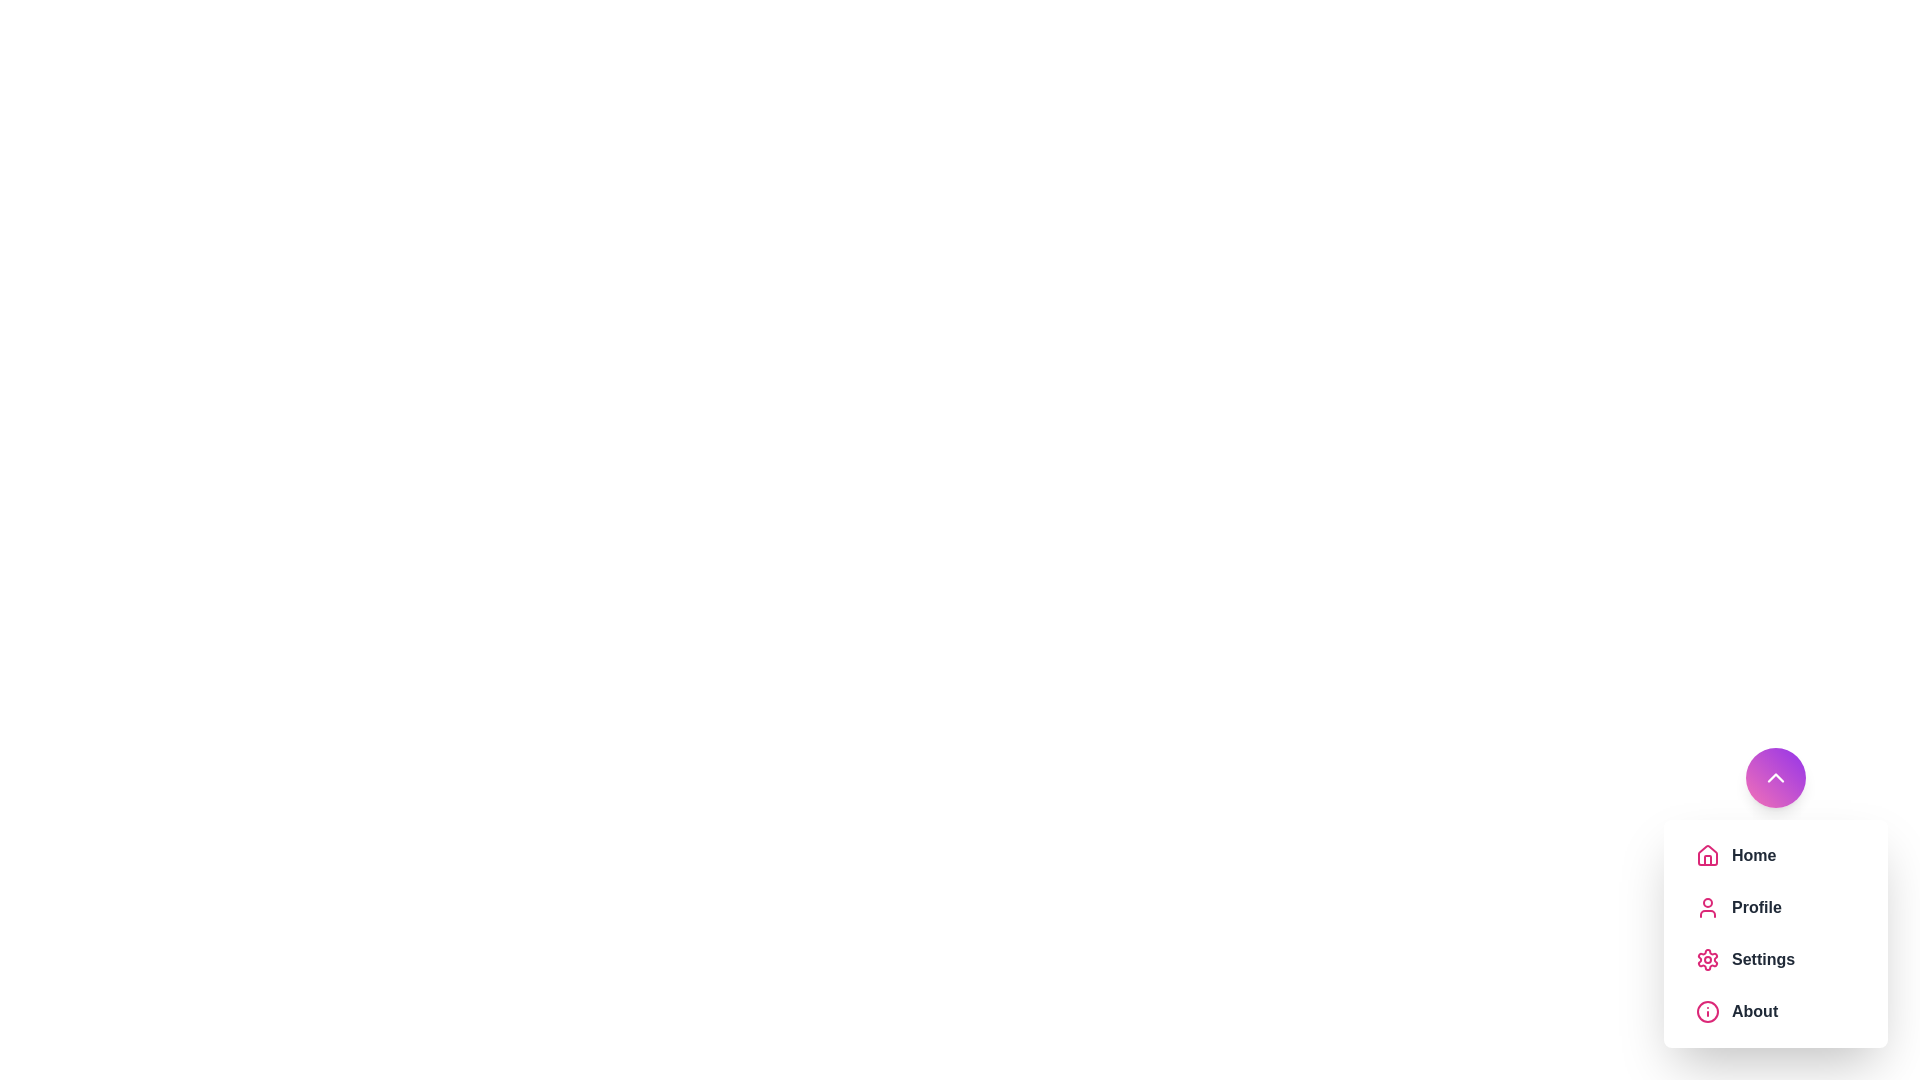  What do you see at coordinates (1794, 907) in the screenshot?
I see `the menu item labeled Profile` at bounding box center [1794, 907].